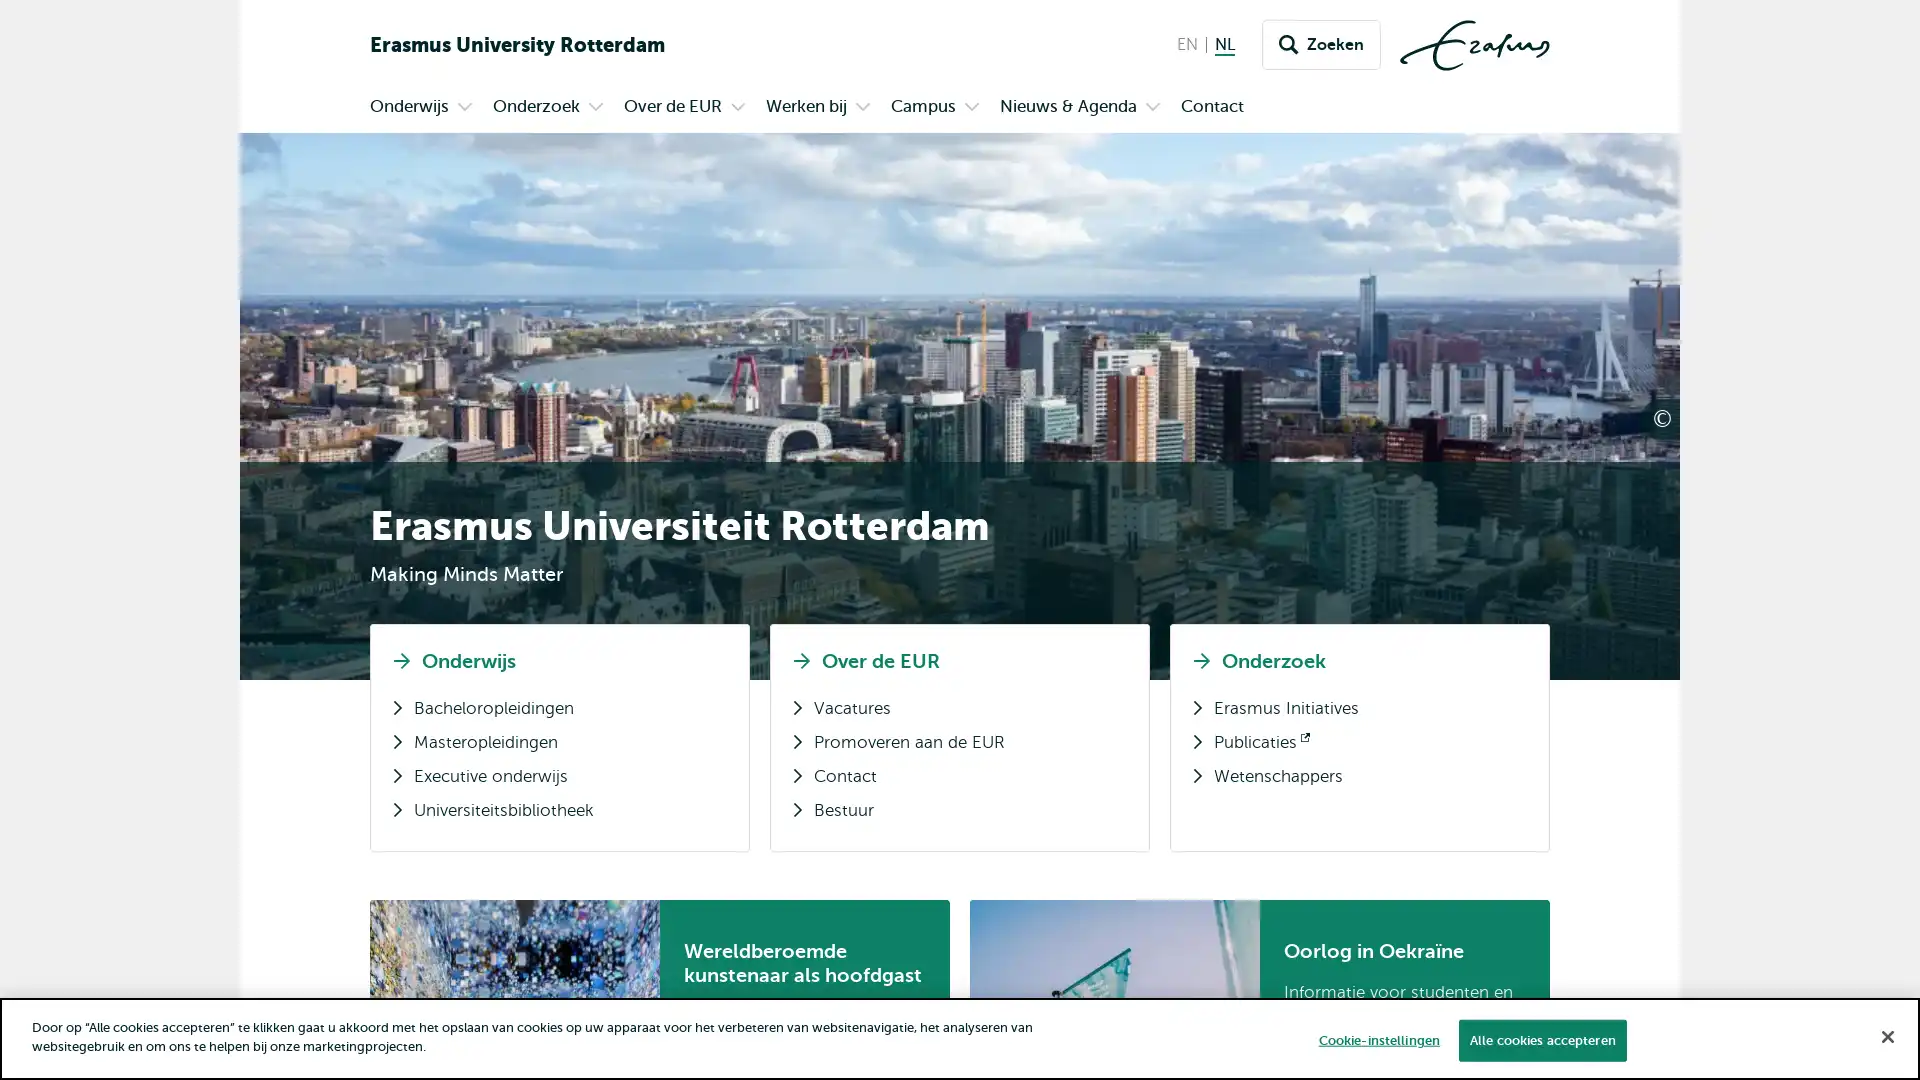  What do you see at coordinates (1739, 419) in the screenshot?
I see `Pascal Striebel` at bounding box center [1739, 419].